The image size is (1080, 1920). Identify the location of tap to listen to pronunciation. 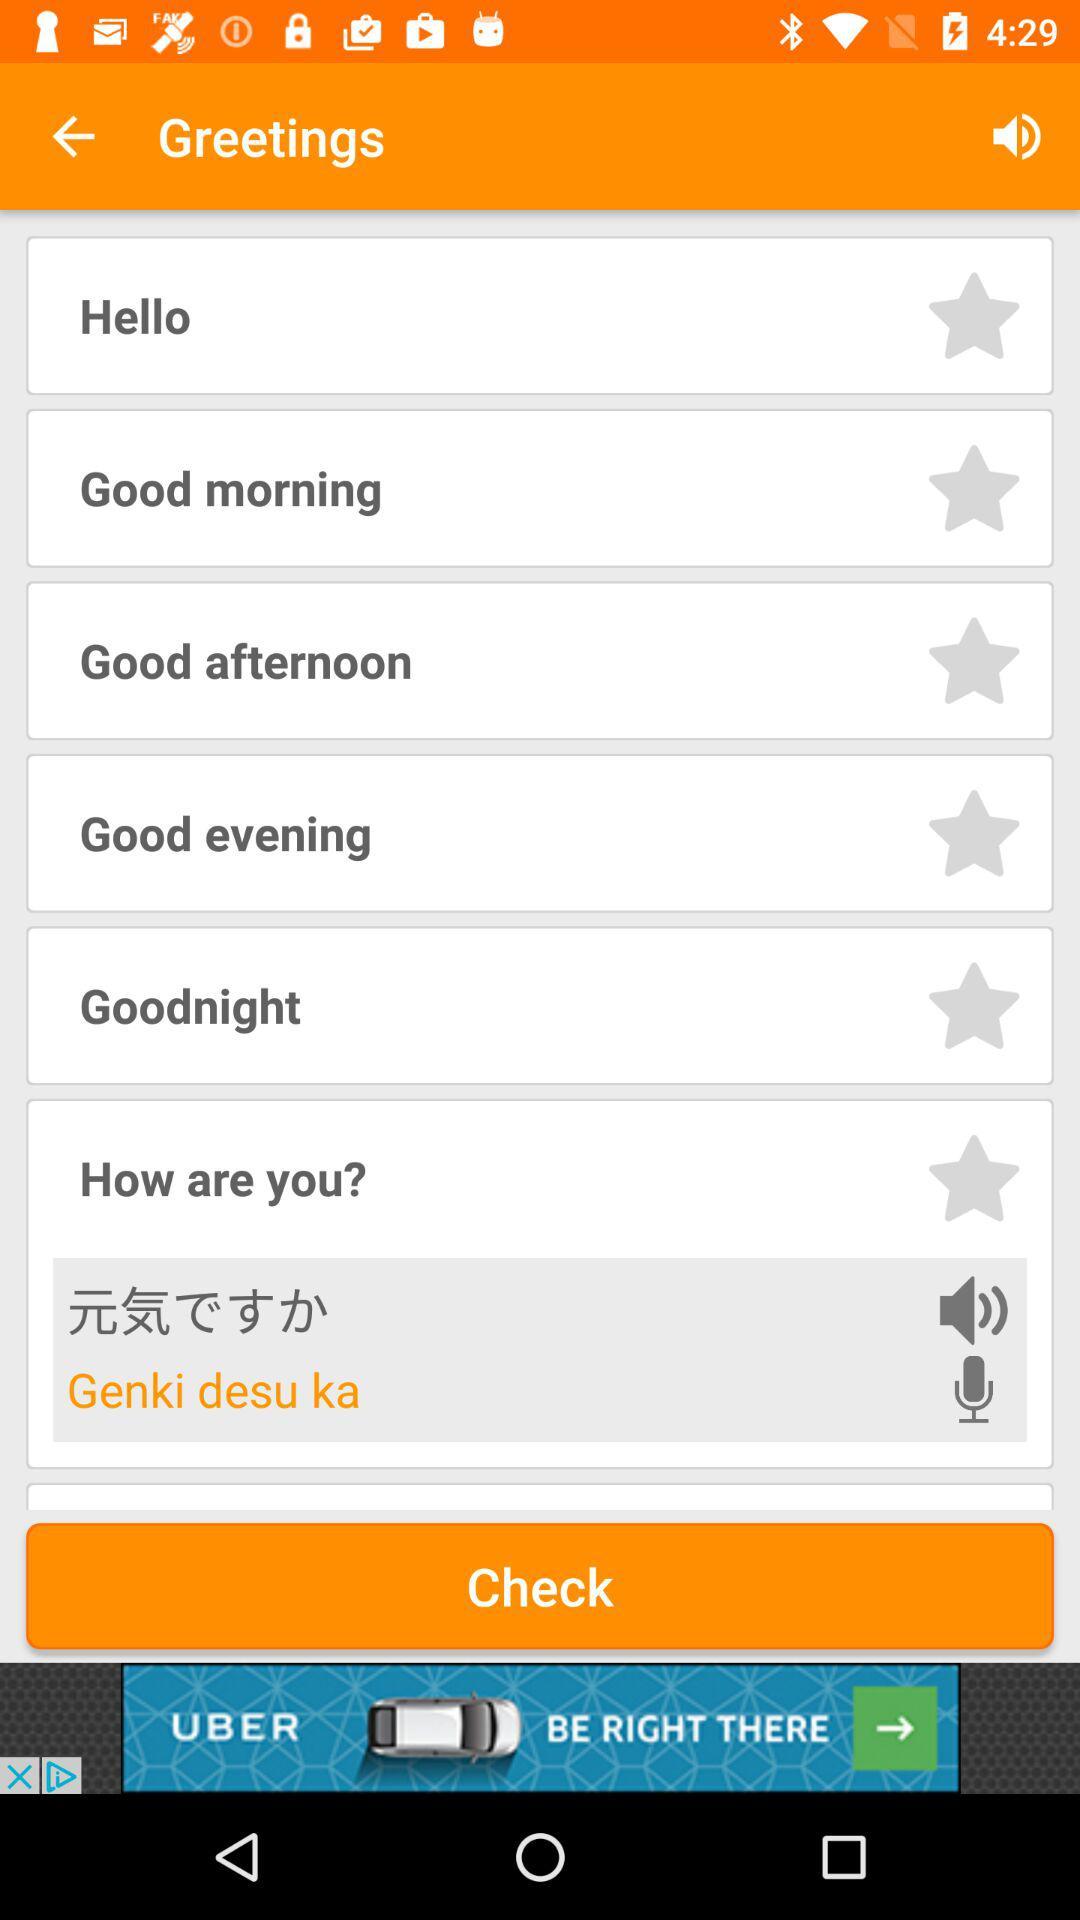
(972, 1388).